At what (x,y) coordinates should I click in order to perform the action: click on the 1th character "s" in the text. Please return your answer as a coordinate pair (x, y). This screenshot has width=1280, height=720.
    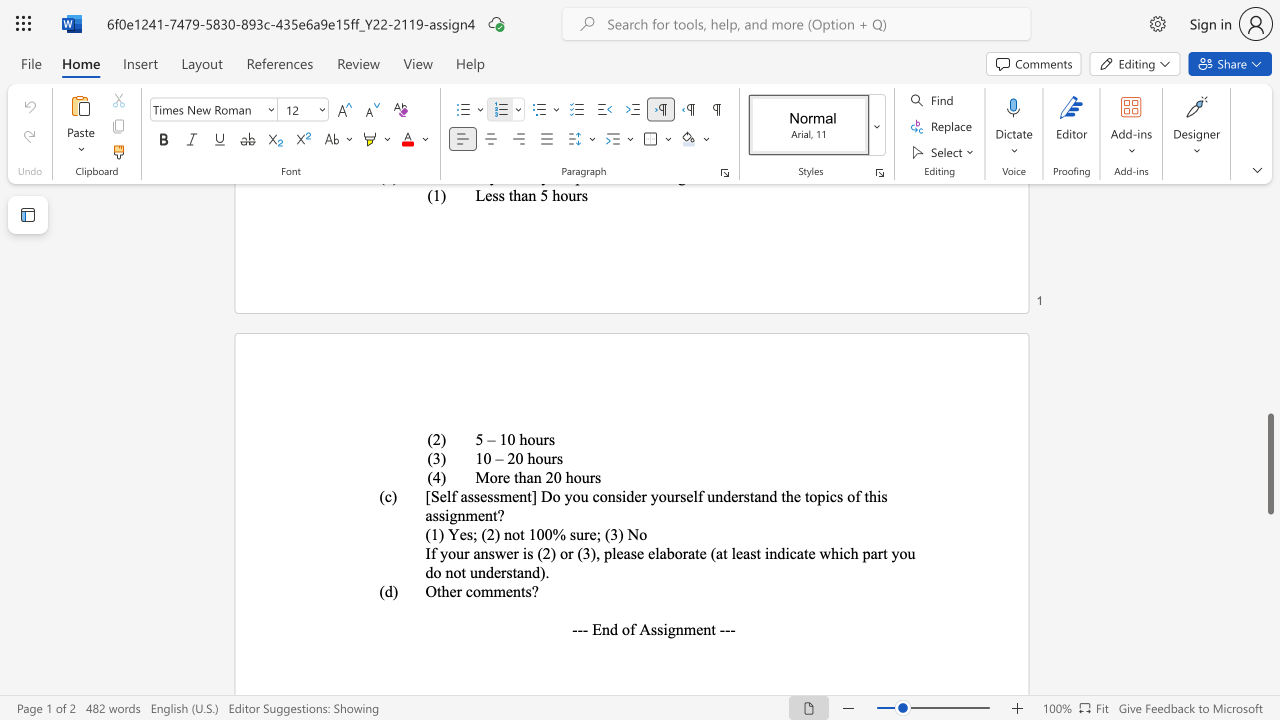
    Looking at the image, I should click on (597, 477).